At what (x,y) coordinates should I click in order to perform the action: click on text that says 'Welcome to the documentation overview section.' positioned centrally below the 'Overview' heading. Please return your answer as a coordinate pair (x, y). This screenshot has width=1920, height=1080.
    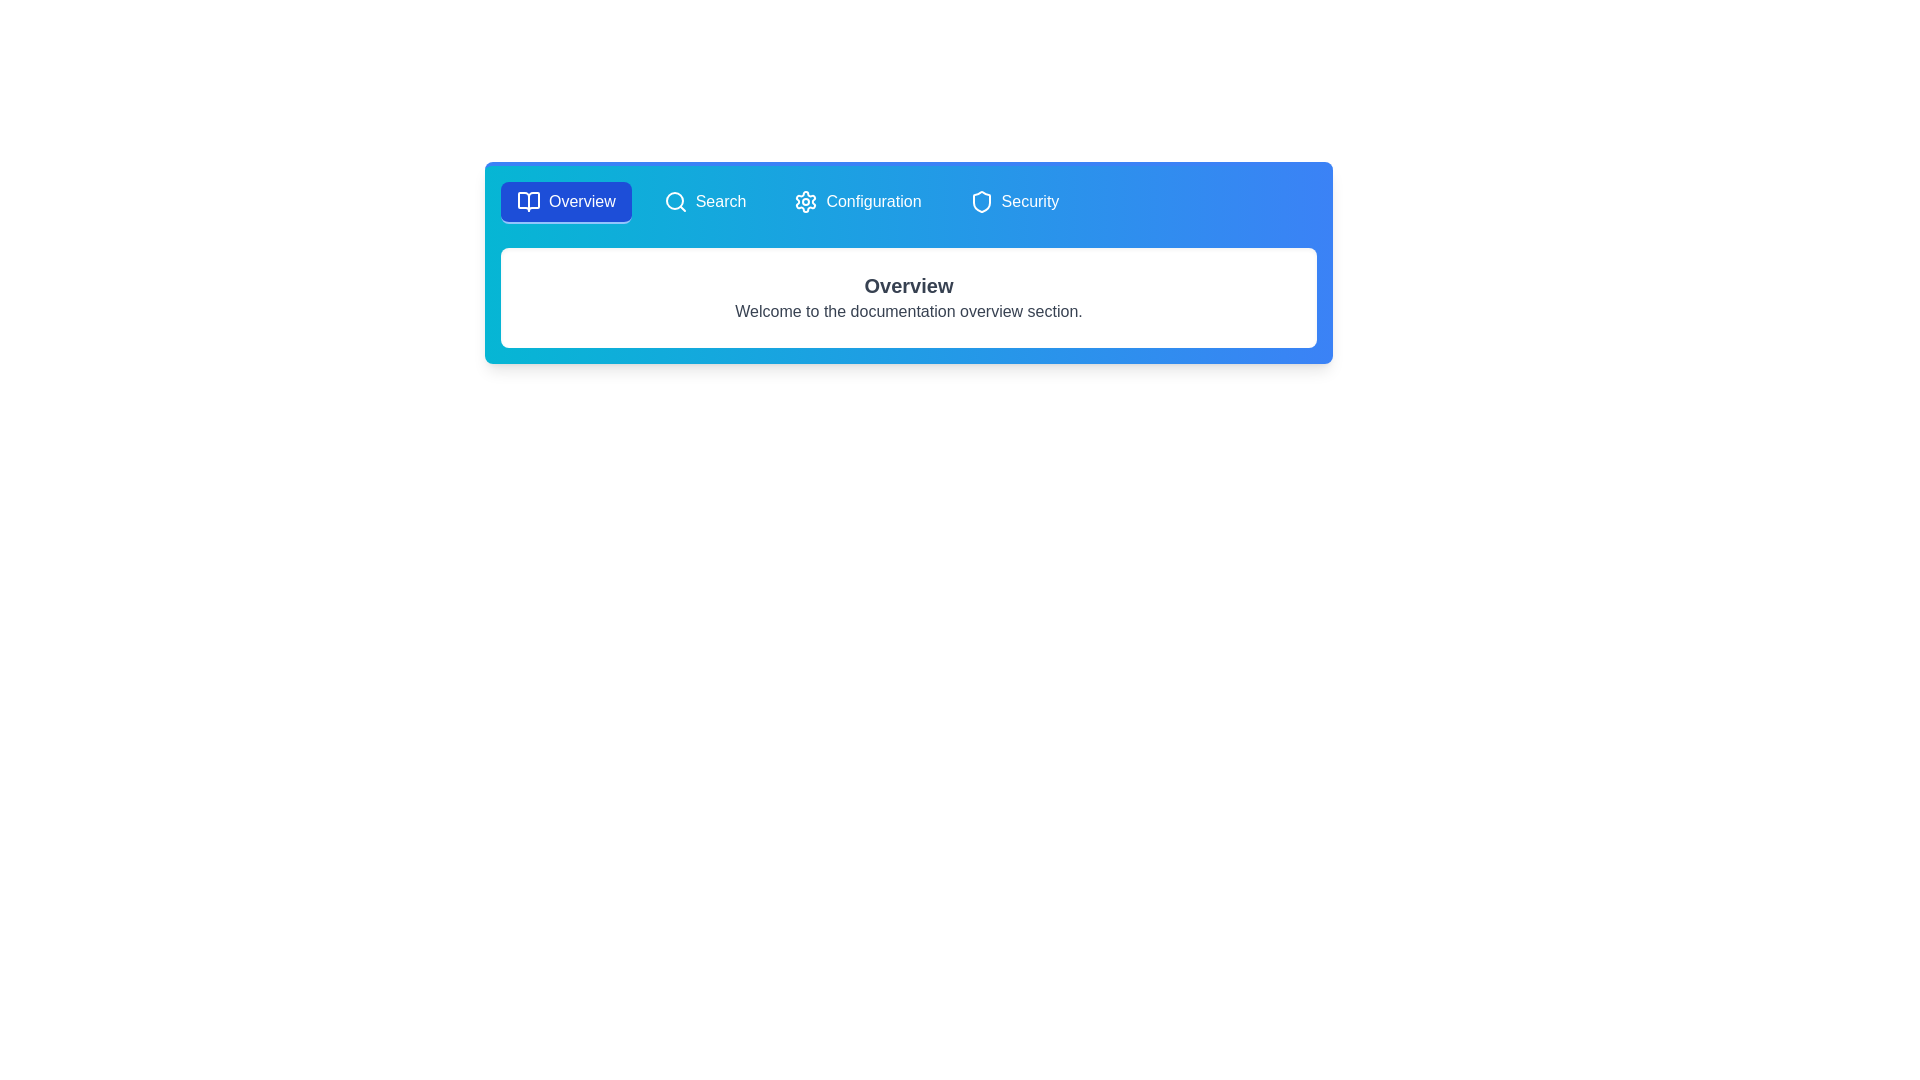
    Looking at the image, I should click on (907, 312).